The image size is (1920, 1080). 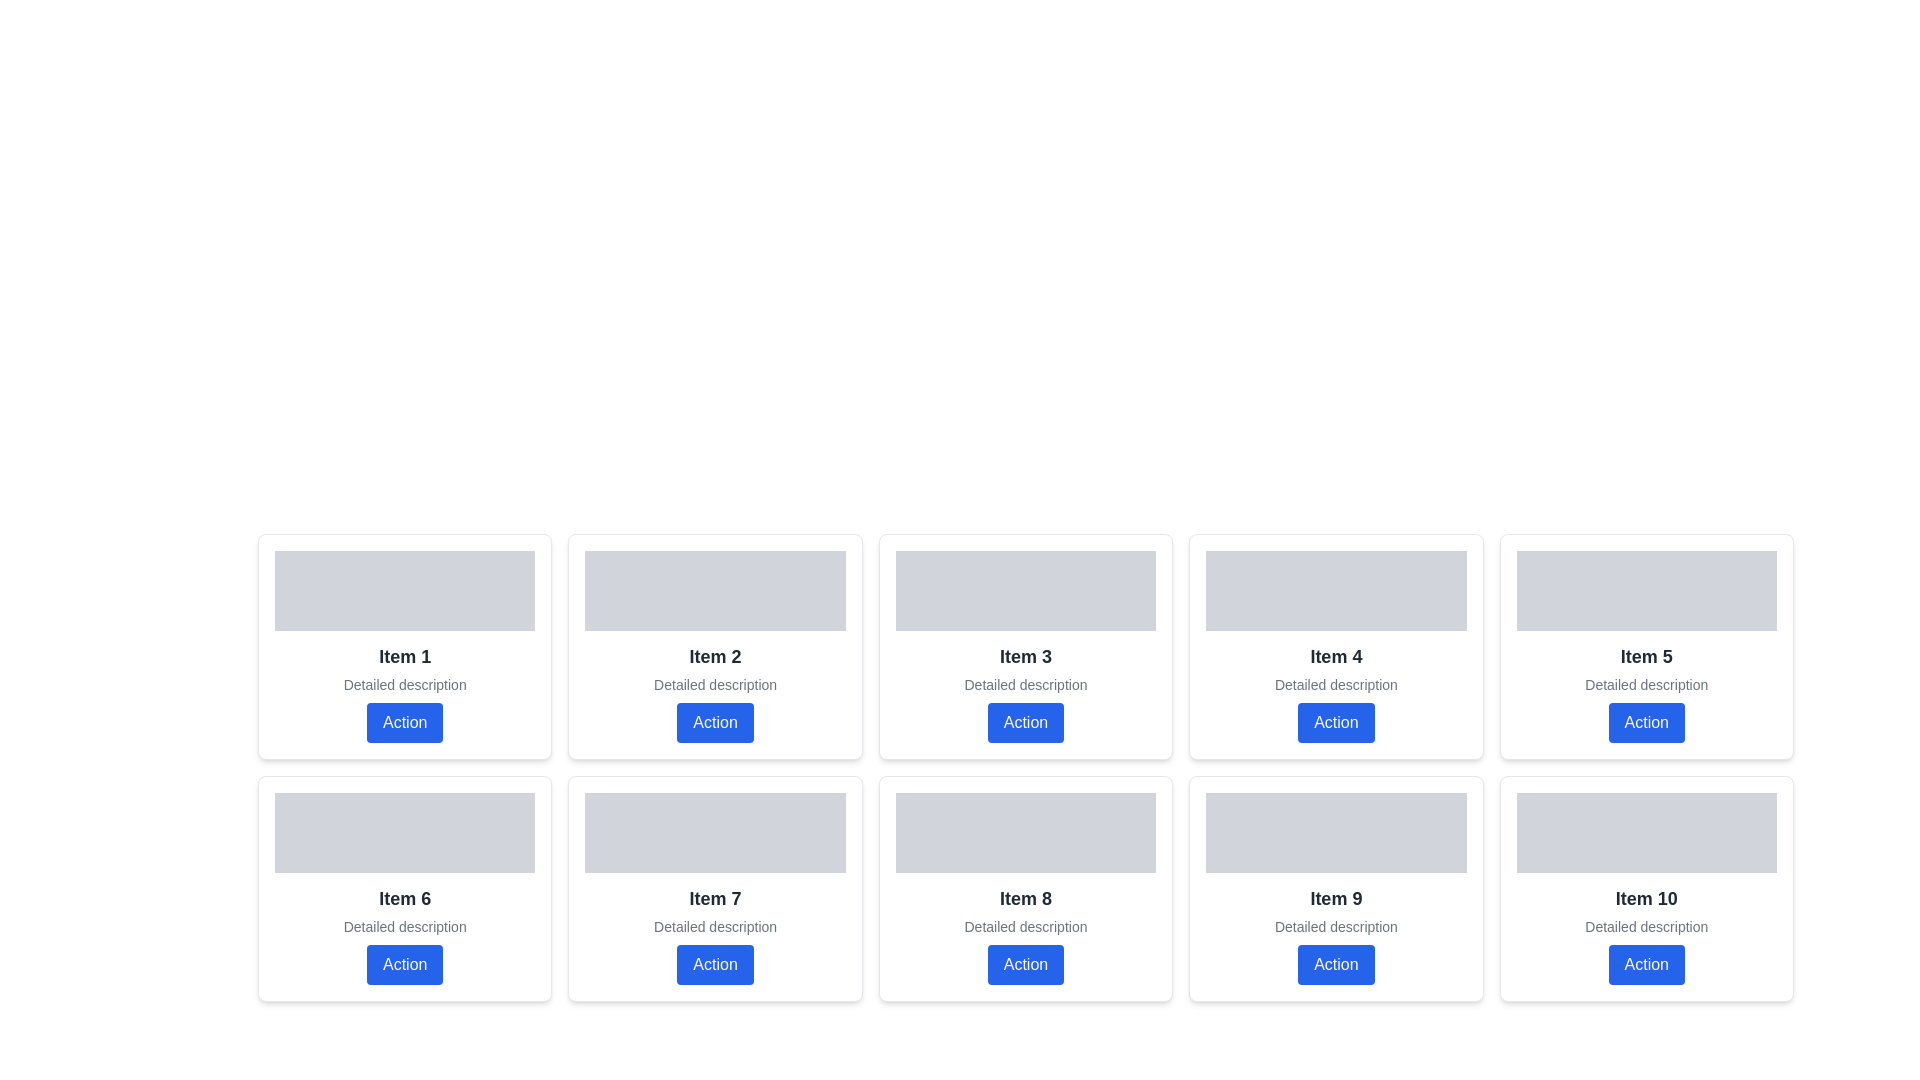 What do you see at coordinates (1646, 589) in the screenshot?
I see `the gray rectangular image placeholder with rounded corners located at the top of the fifth card labeled 'Item 5'` at bounding box center [1646, 589].